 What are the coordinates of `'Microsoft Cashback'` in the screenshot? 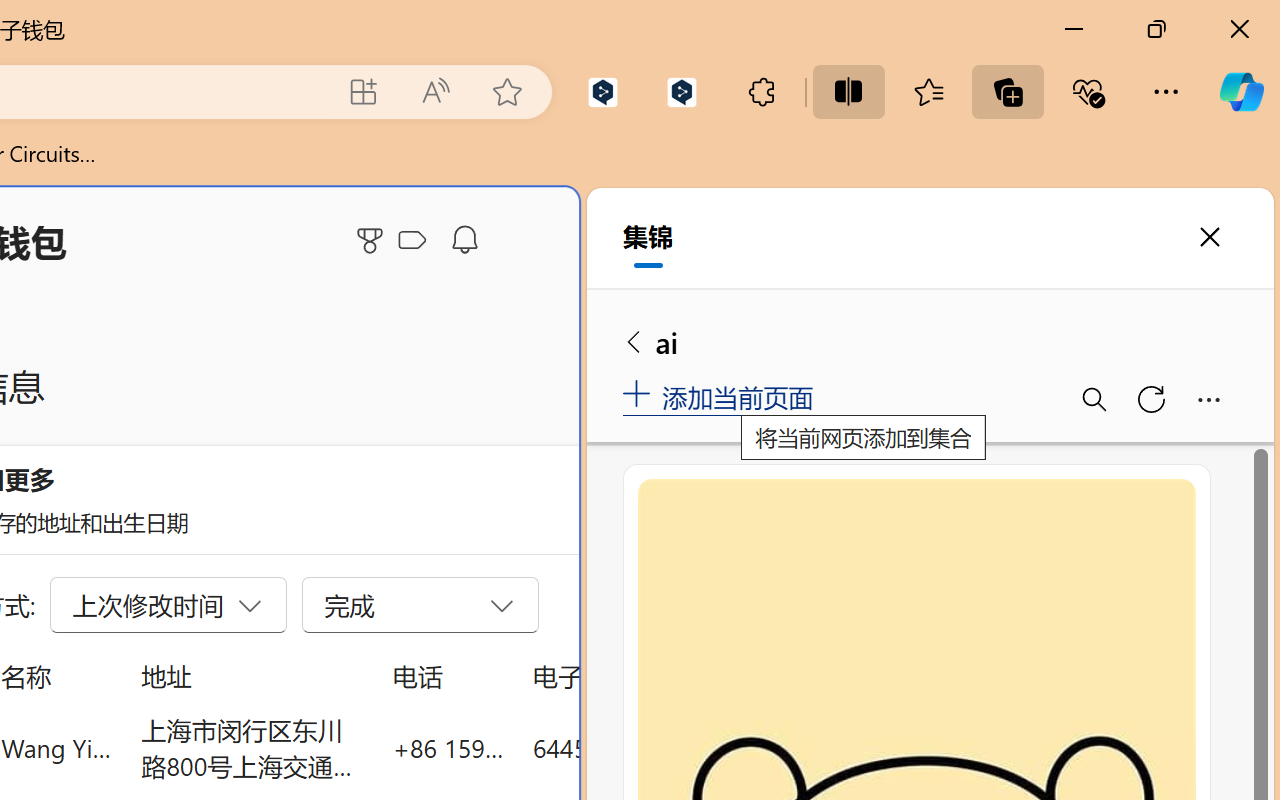 It's located at (415, 240).